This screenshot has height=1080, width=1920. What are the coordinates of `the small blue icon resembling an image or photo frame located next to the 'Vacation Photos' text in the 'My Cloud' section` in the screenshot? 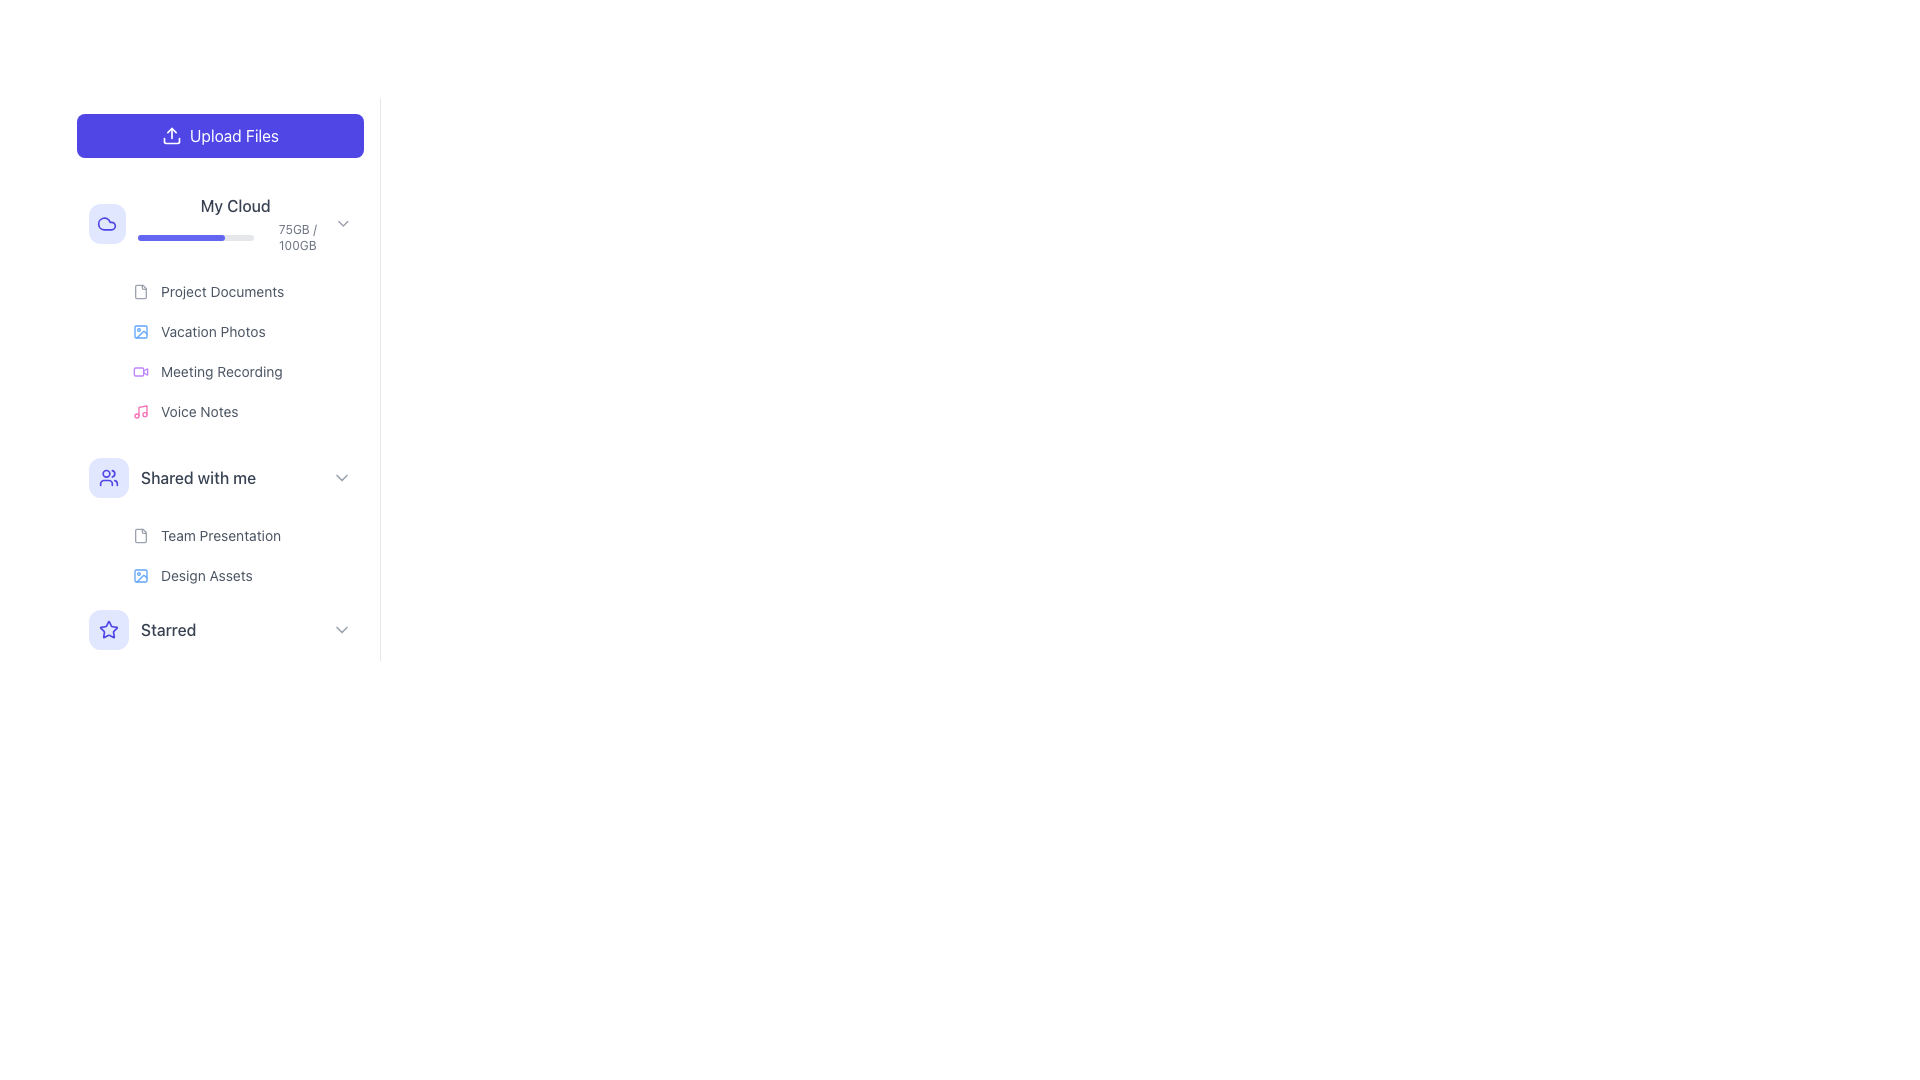 It's located at (139, 330).